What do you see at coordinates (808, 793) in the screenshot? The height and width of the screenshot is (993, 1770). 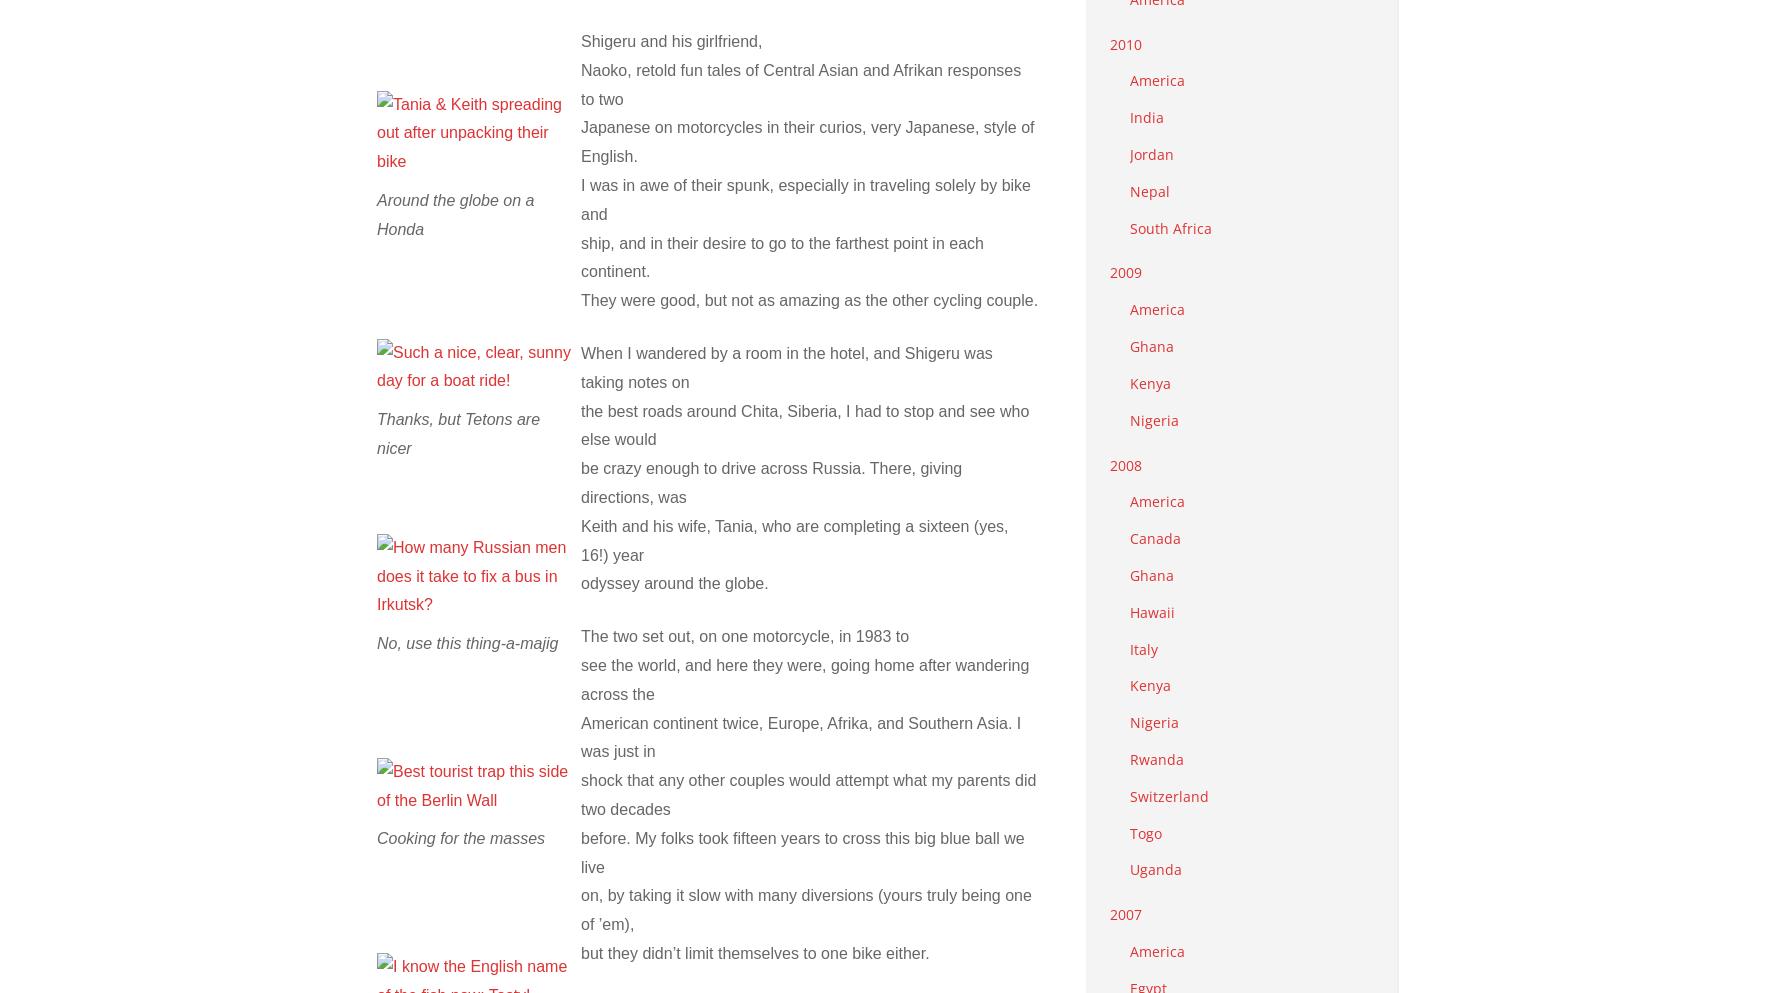 I see `'shock that any other couples would attempt what my parents did two decades'` at bounding box center [808, 793].